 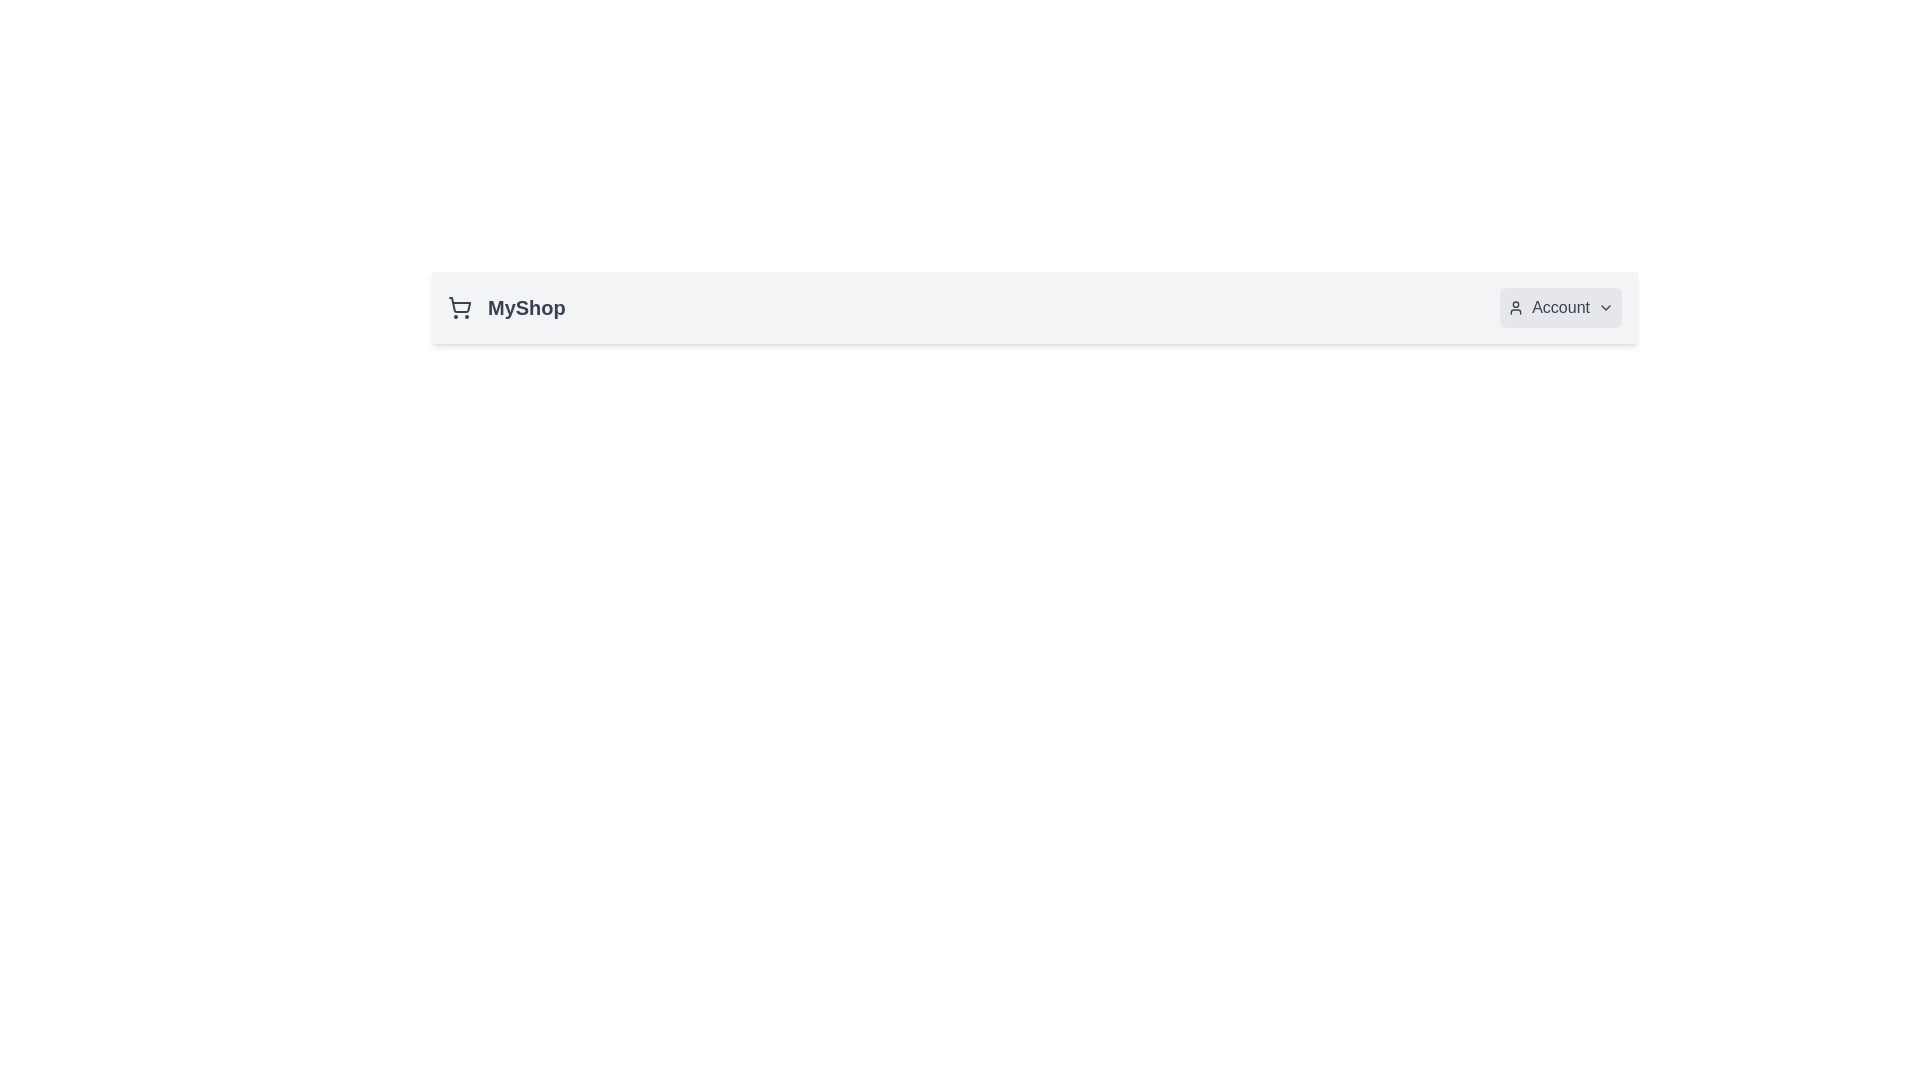 I want to click on text 'MyShop' located next to the shopping cart icon on the left side of the navigation bar, so click(x=506, y=308).